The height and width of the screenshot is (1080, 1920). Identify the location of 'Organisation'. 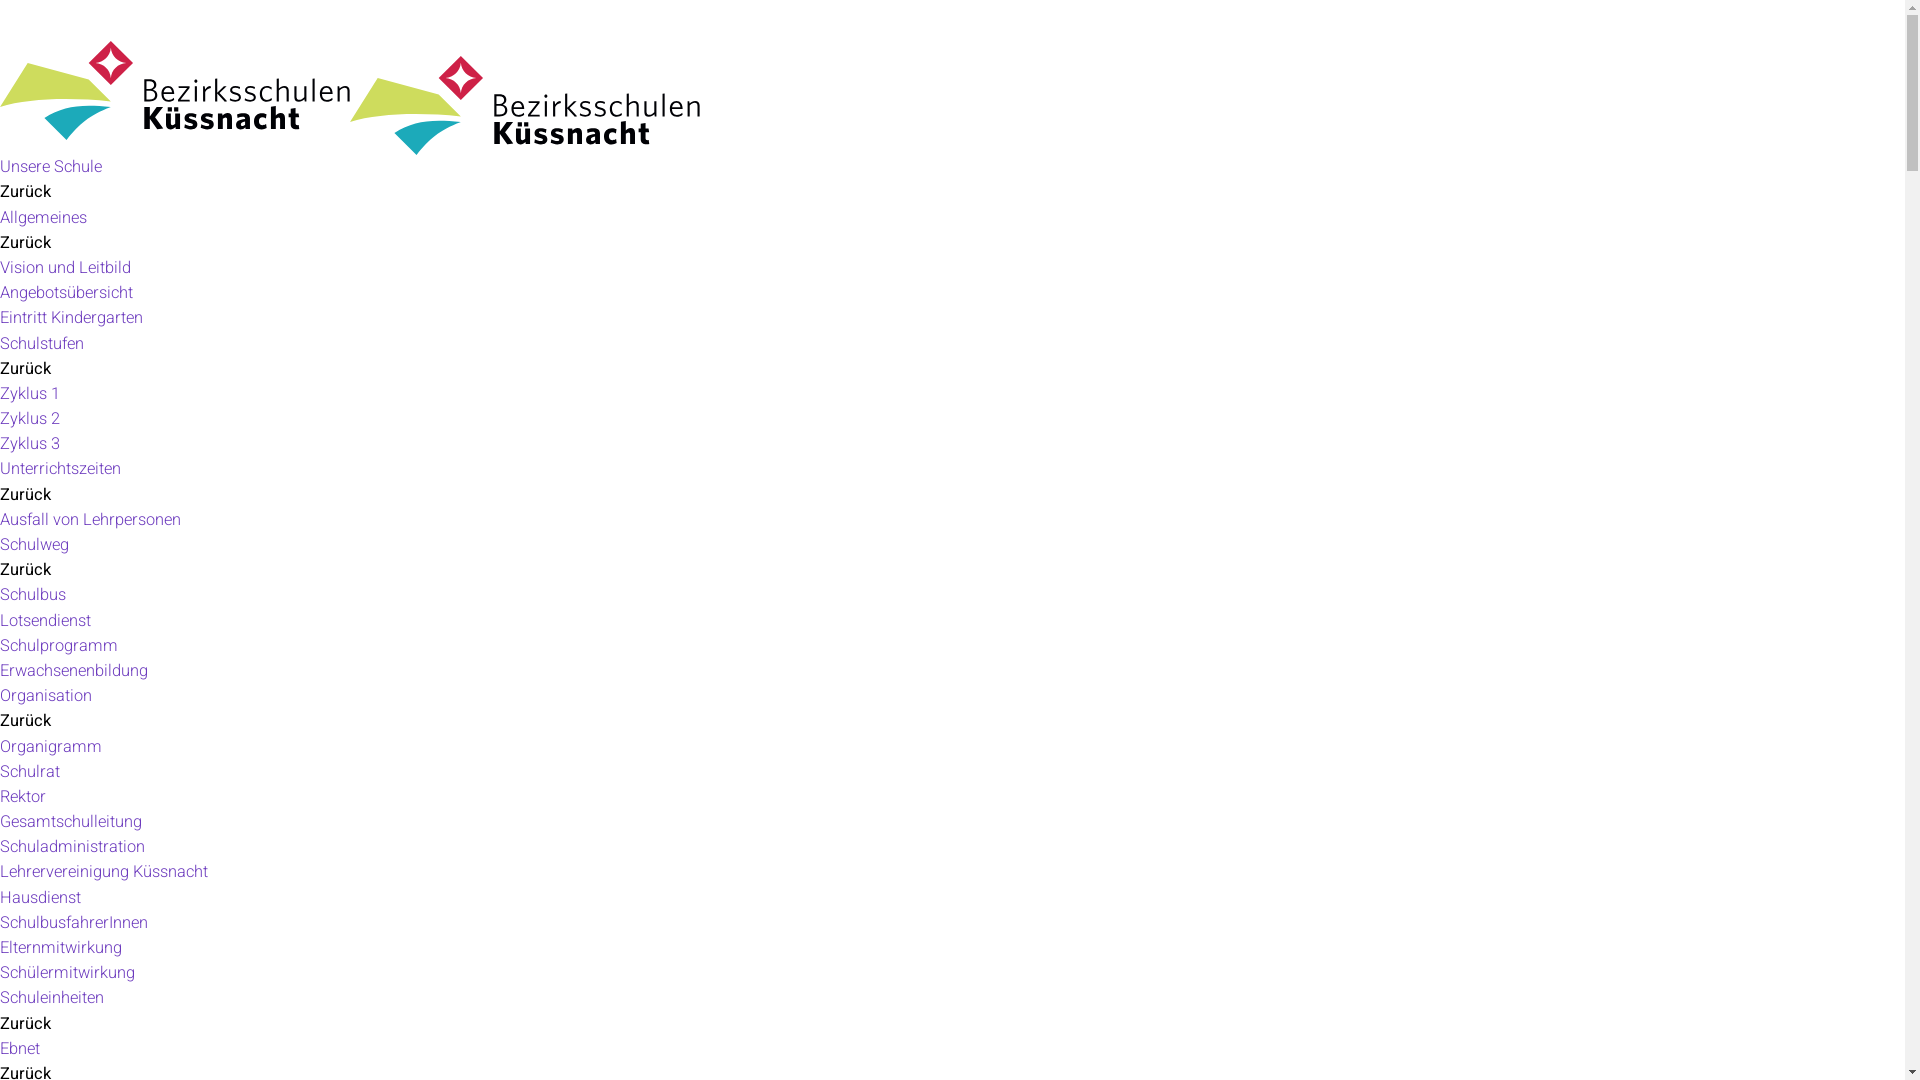
(46, 694).